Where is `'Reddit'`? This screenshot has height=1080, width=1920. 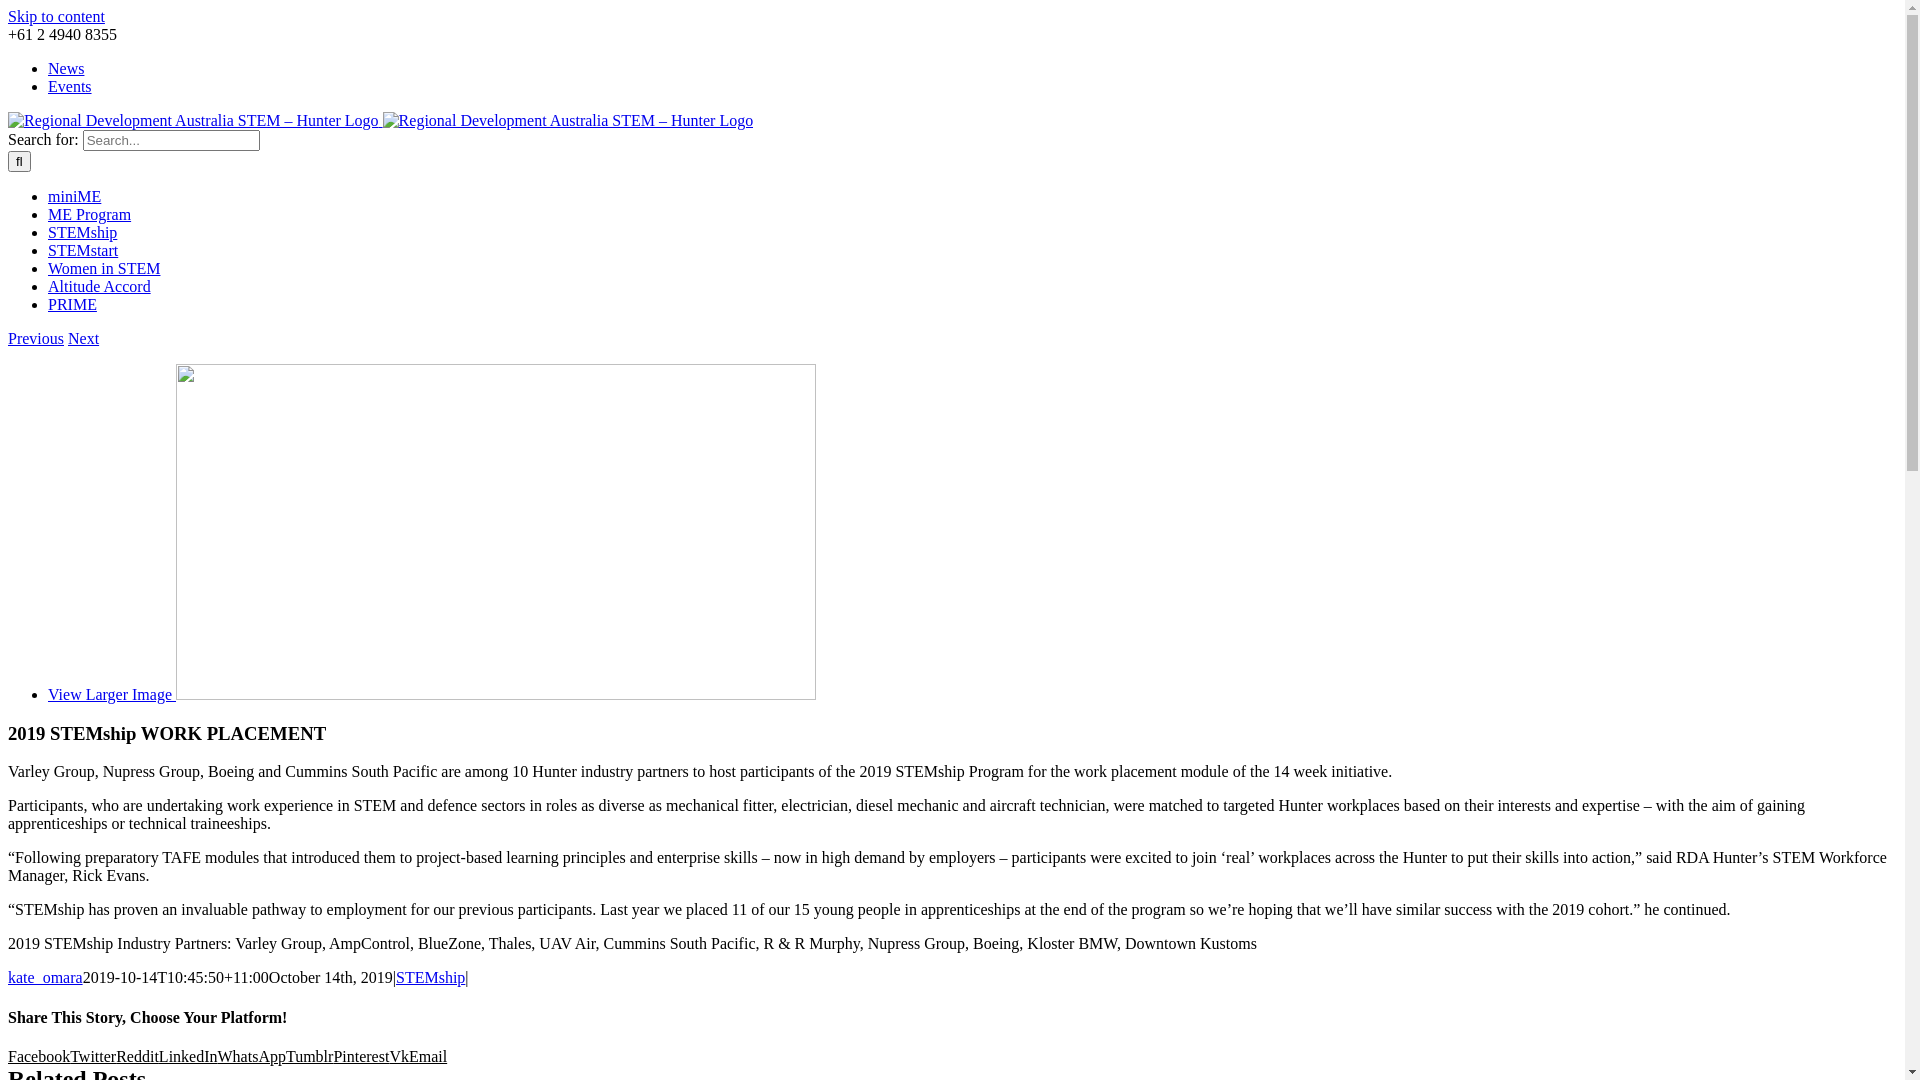 'Reddit' is located at coordinates (136, 1055).